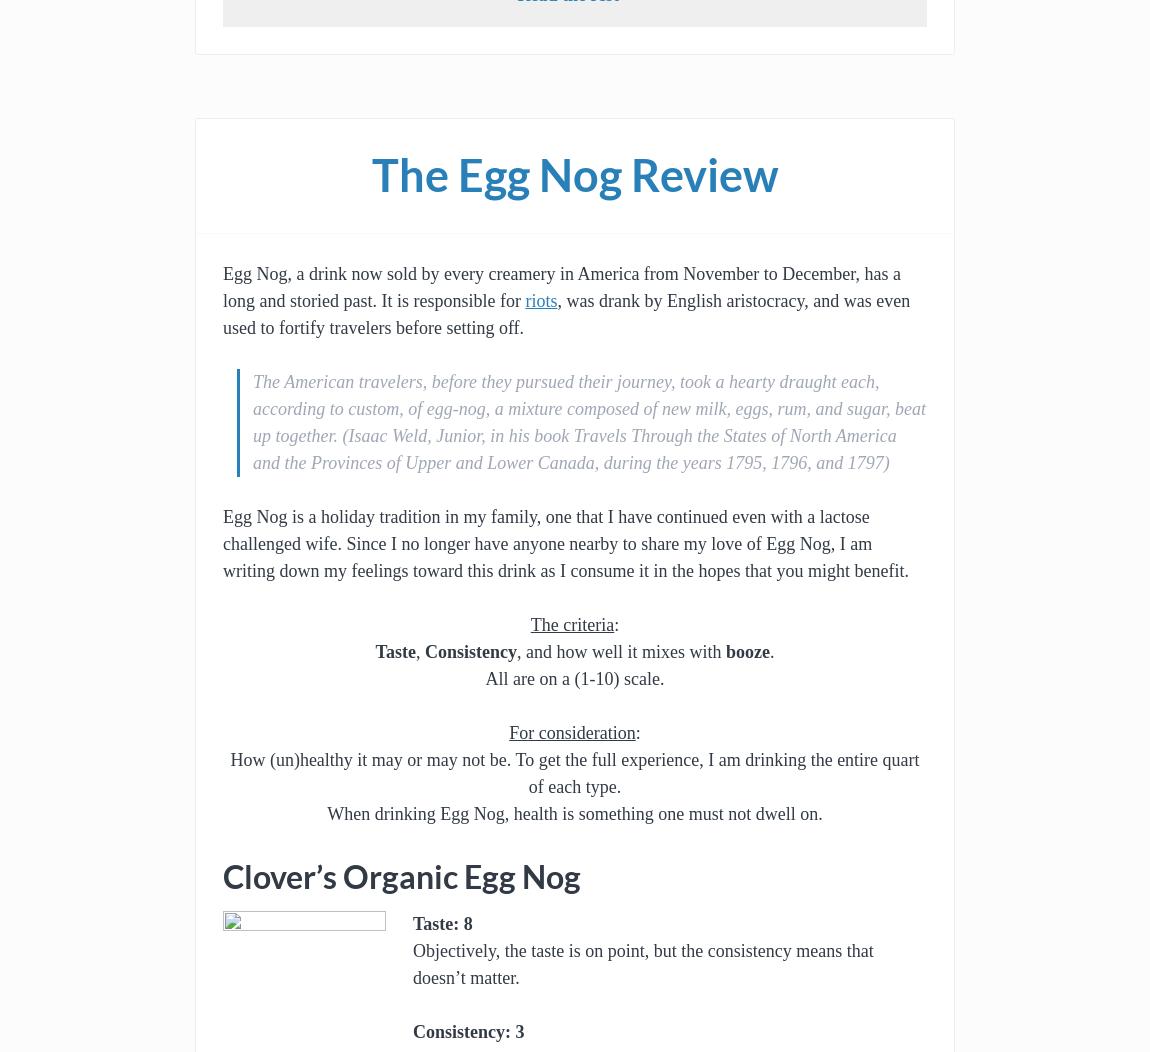  What do you see at coordinates (530, 624) in the screenshot?
I see `'The criteria'` at bounding box center [530, 624].